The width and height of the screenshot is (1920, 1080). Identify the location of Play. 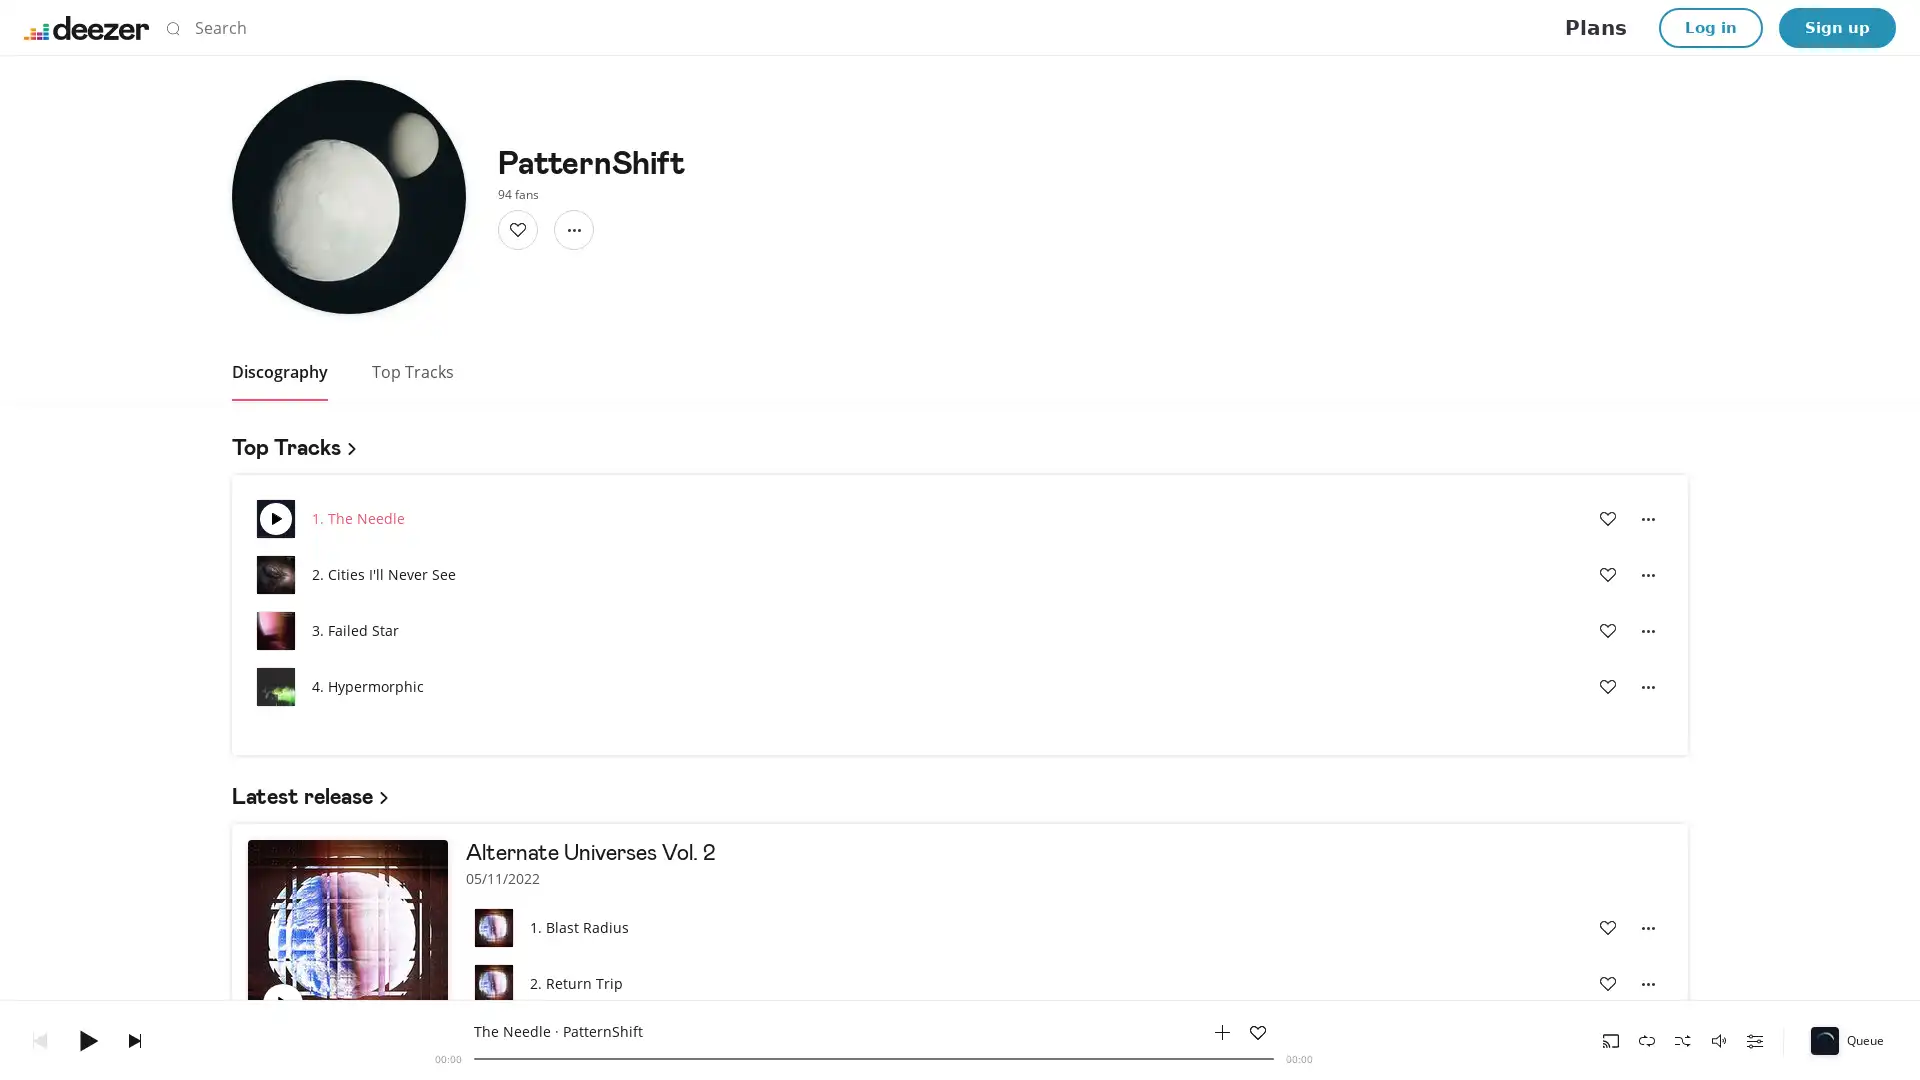
(86, 1039).